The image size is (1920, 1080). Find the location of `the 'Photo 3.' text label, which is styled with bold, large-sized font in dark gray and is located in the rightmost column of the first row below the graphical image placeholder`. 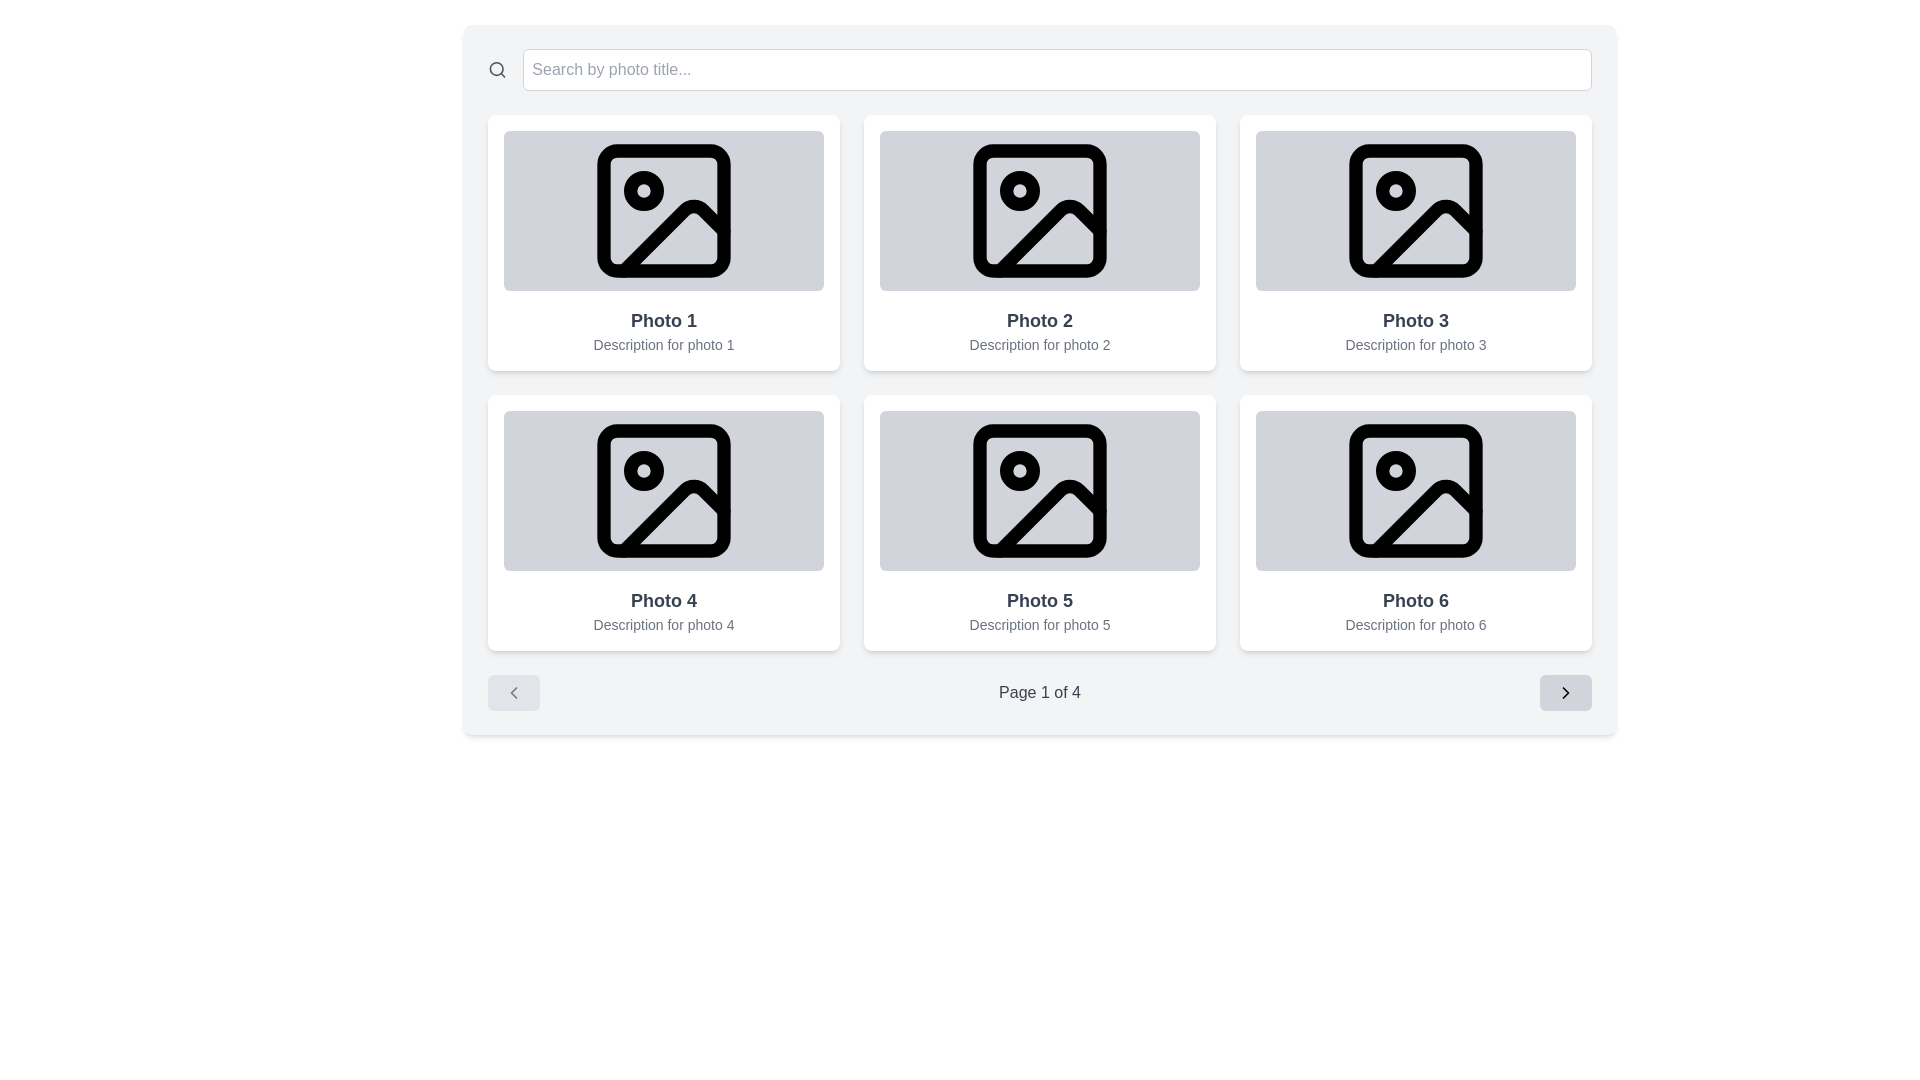

the 'Photo 3.' text label, which is styled with bold, large-sized font in dark gray and is located in the rightmost column of the first row below the graphical image placeholder is located at coordinates (1415, 319).